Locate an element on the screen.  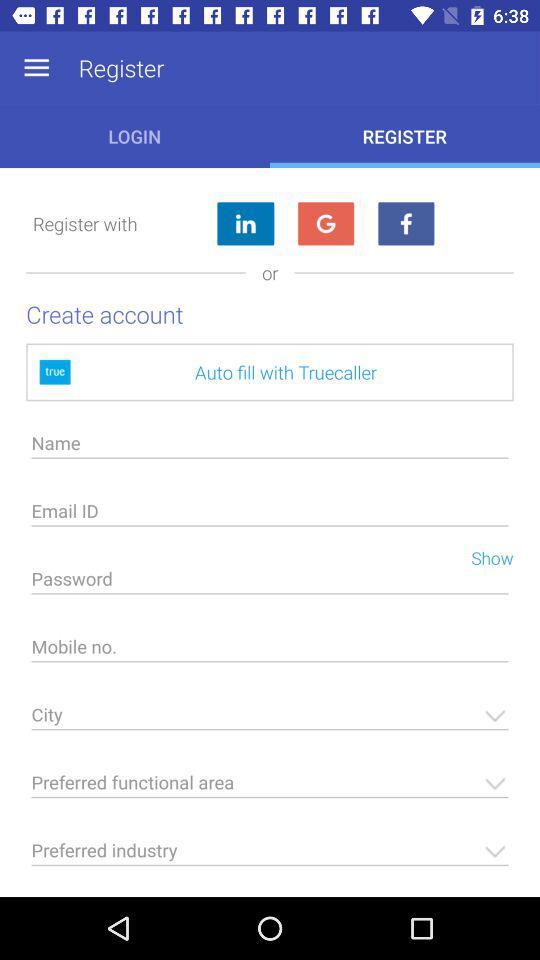
the icon above the register with icon is located at coordinates (36, 68).